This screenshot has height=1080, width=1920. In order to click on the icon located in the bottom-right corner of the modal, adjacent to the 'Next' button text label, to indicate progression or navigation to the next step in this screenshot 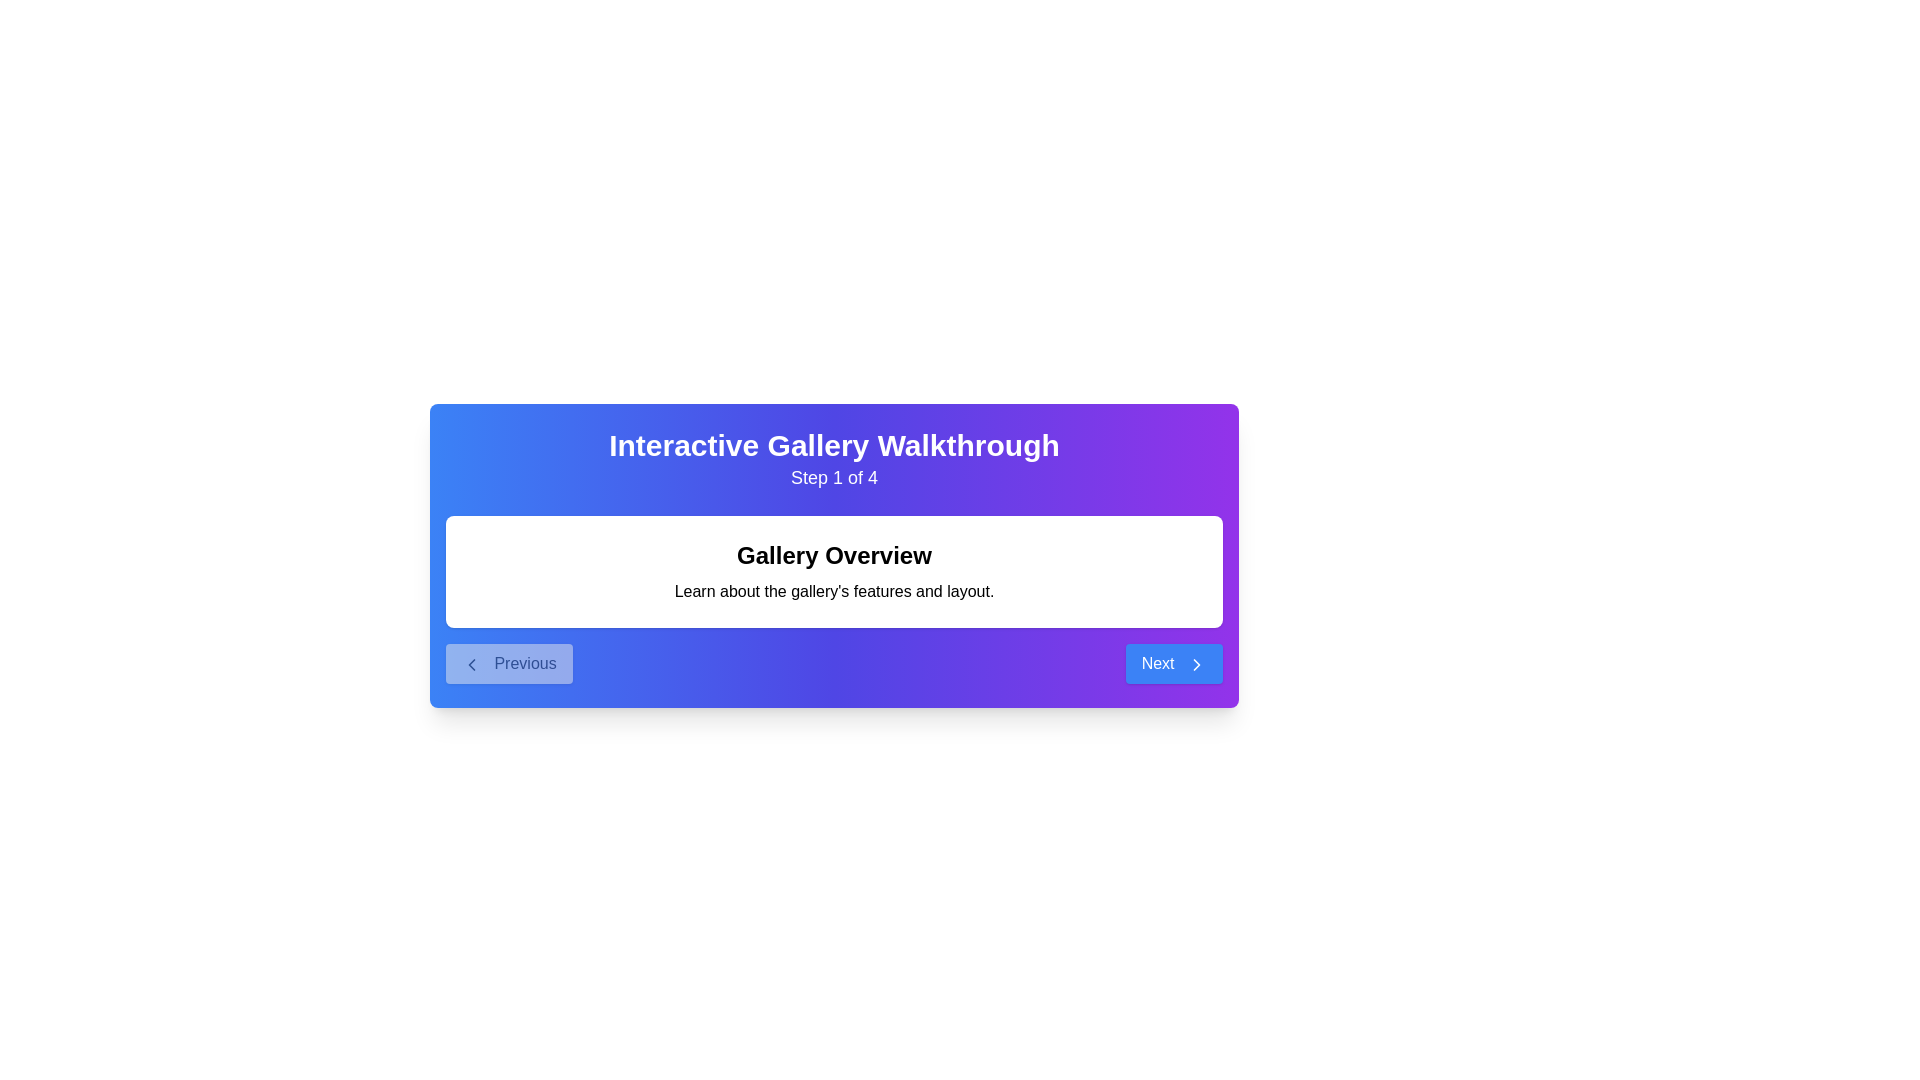, I will do `click(1196, 663)`.